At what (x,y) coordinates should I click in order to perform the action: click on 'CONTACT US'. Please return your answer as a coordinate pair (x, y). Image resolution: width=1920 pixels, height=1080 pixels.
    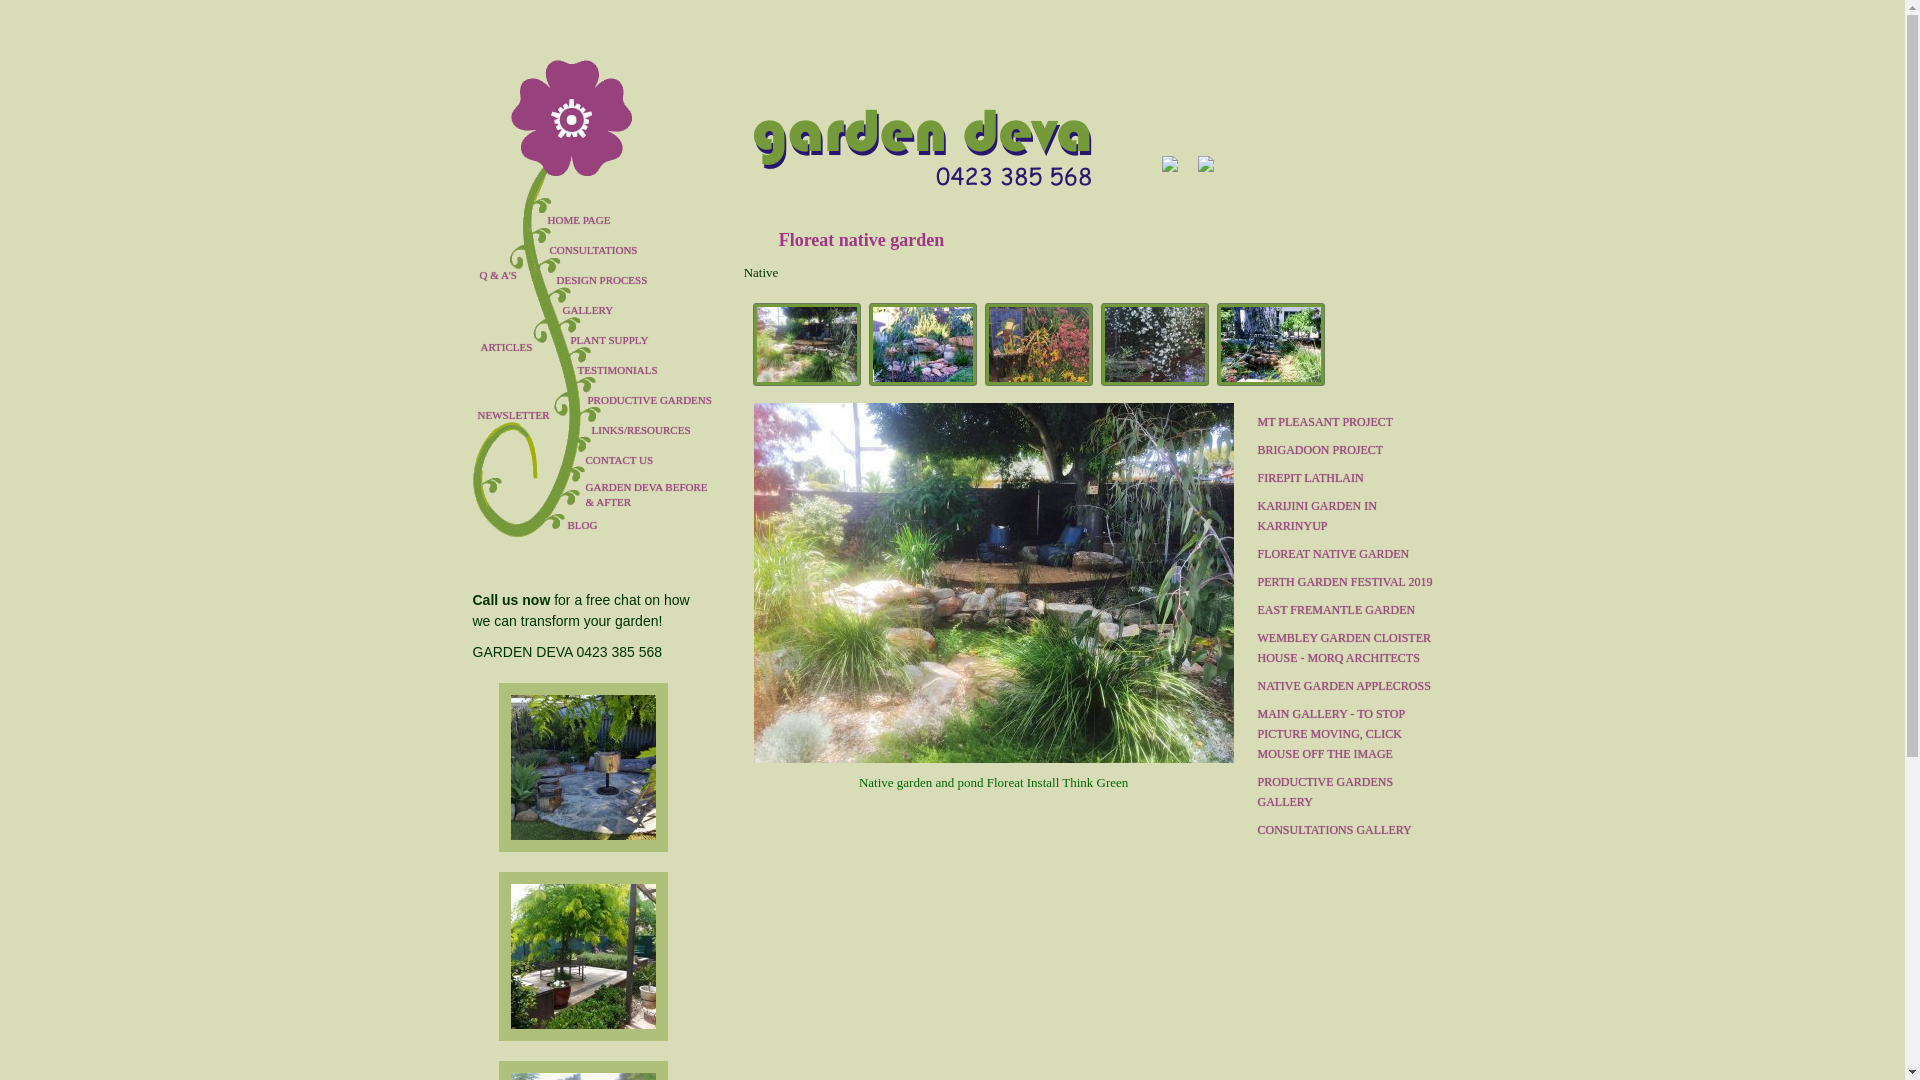
    Looking at the image, I should click on (643, 459).